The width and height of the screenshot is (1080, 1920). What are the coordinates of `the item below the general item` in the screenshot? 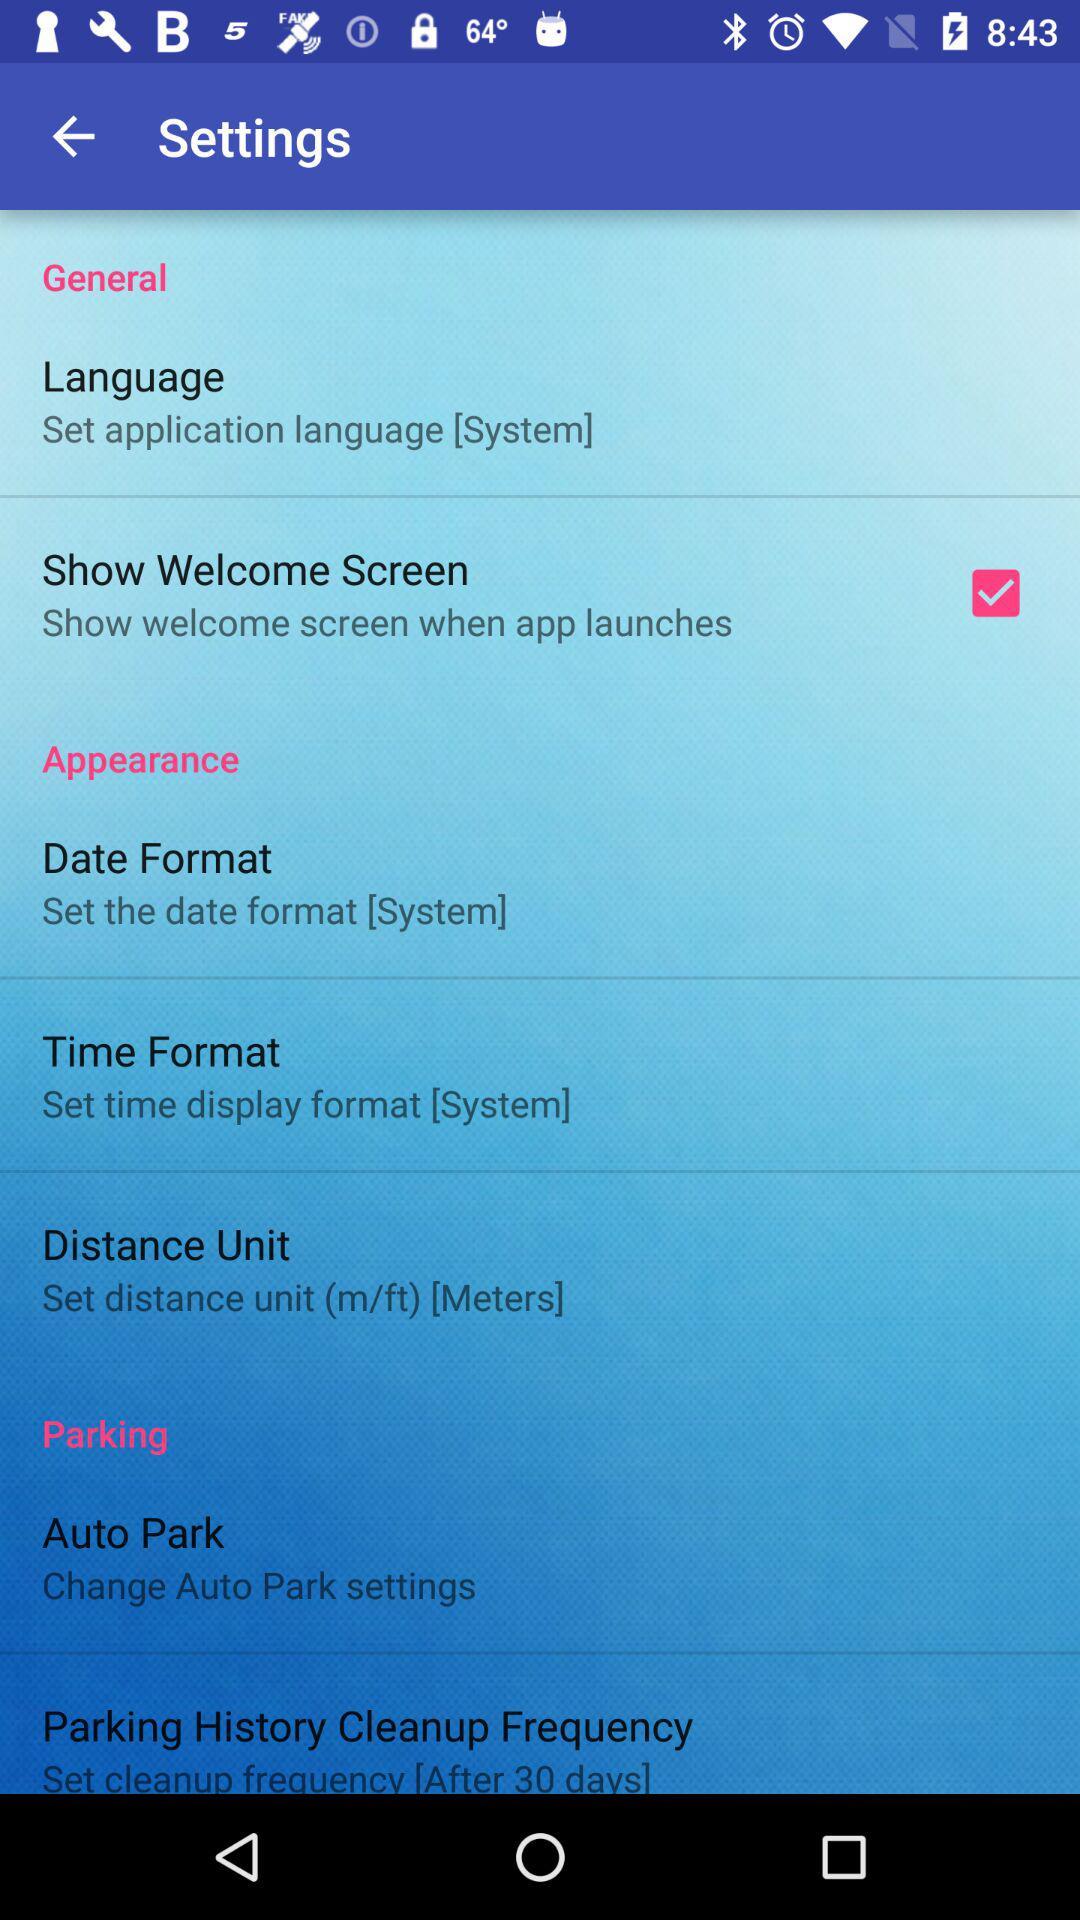 It's located at (995, 592).